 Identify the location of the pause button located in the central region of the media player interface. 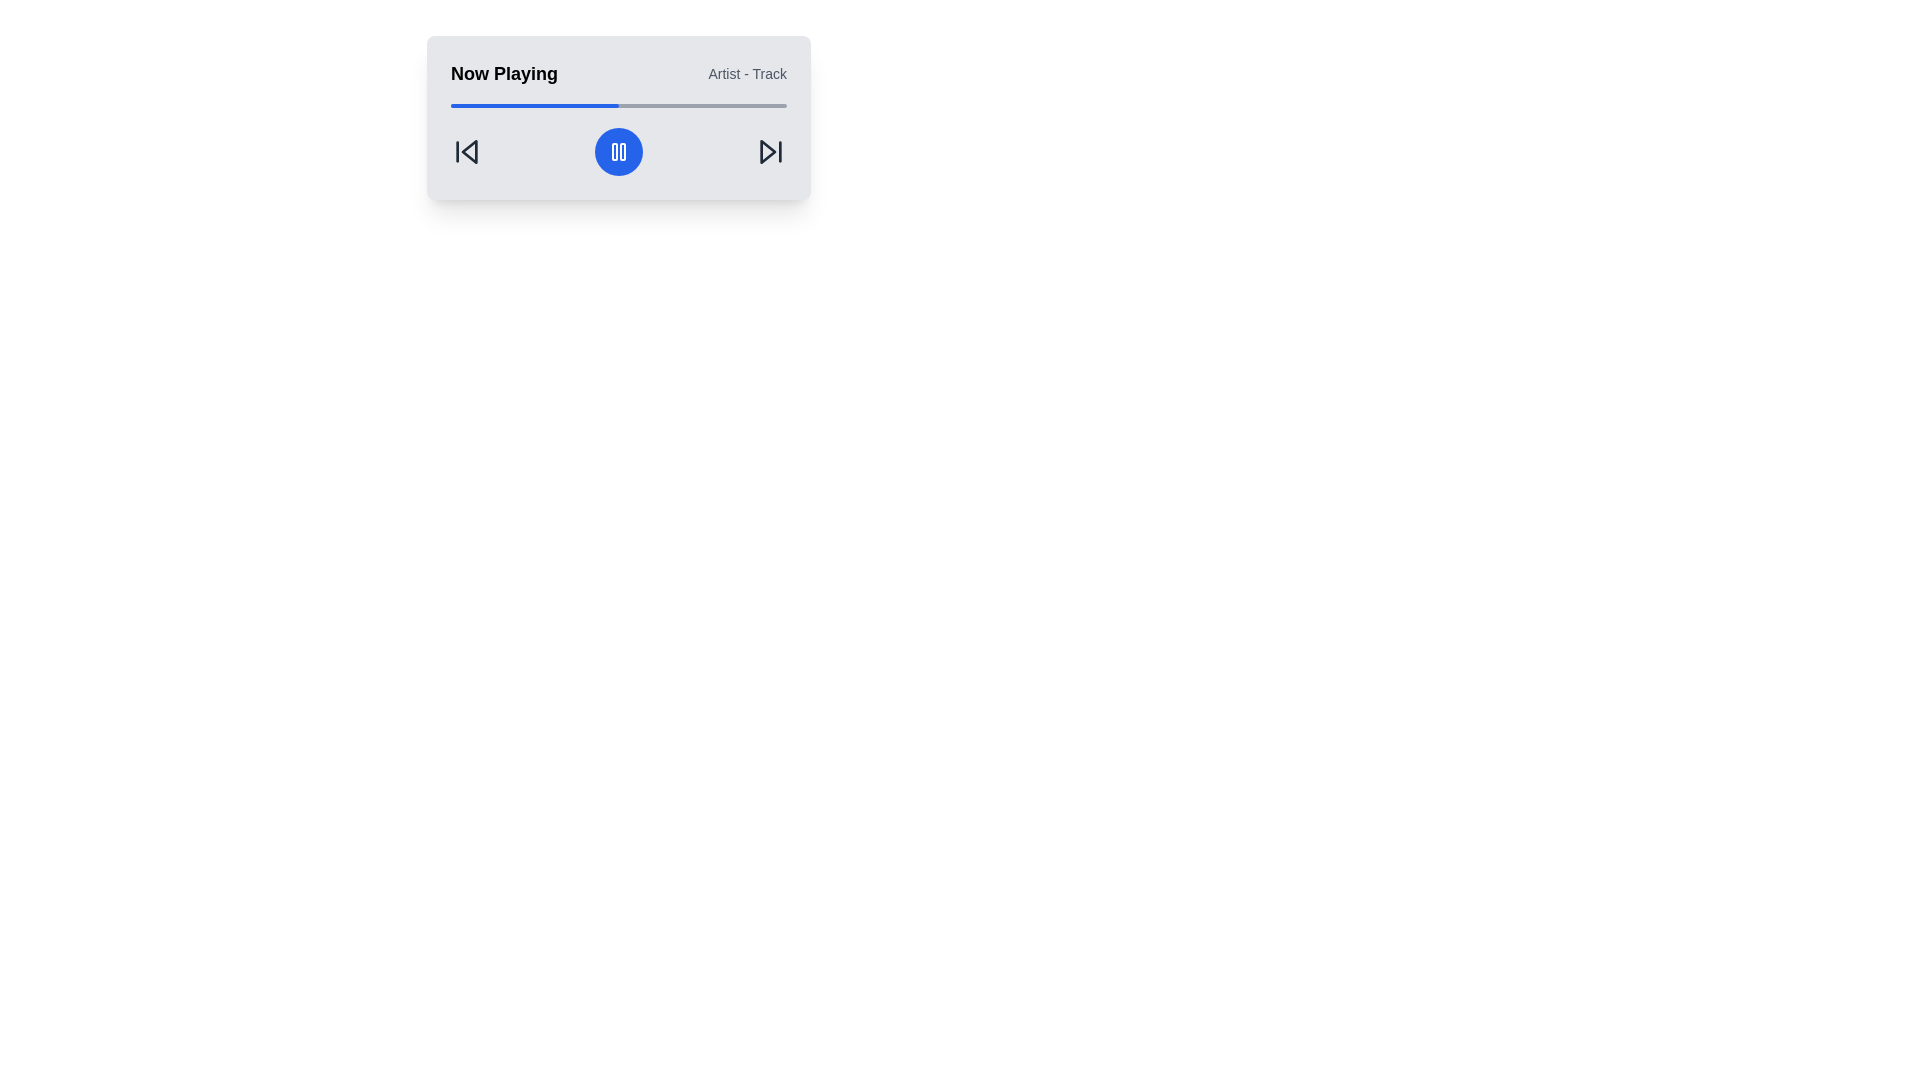
(618, 150).